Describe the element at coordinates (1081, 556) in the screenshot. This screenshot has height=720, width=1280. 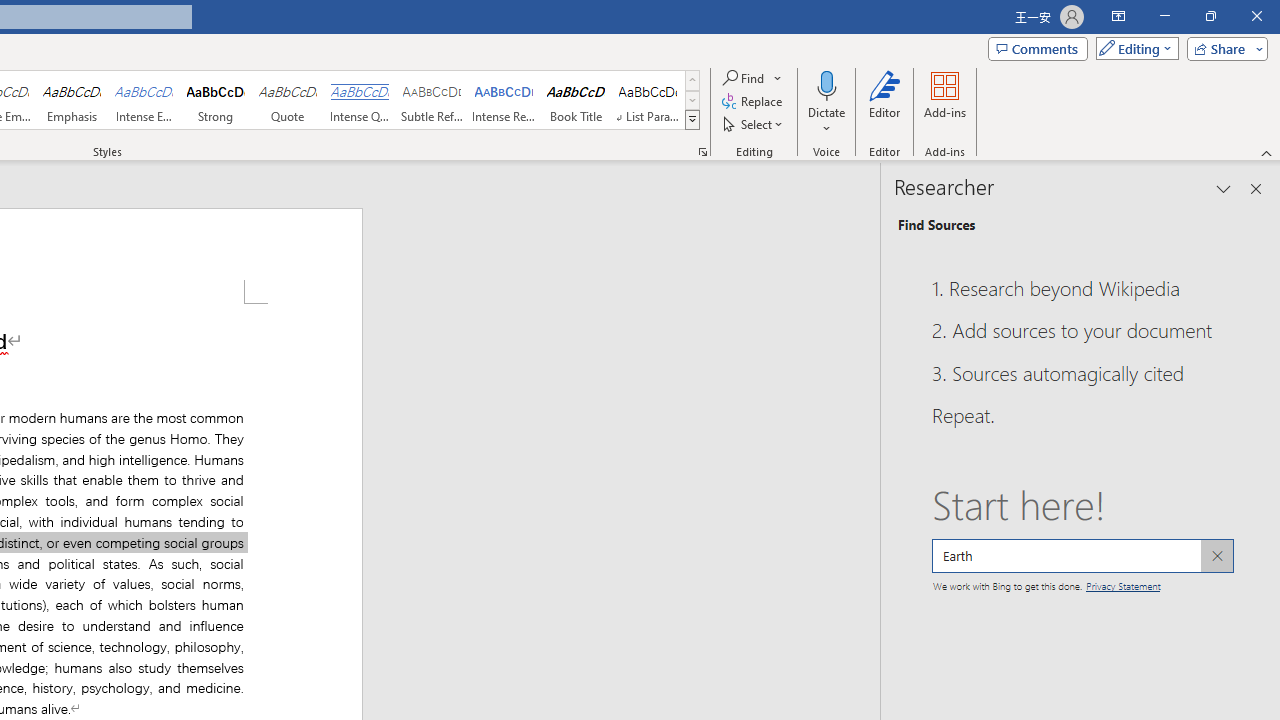
I see `'Research people, events, concepts, and places'` at that location.